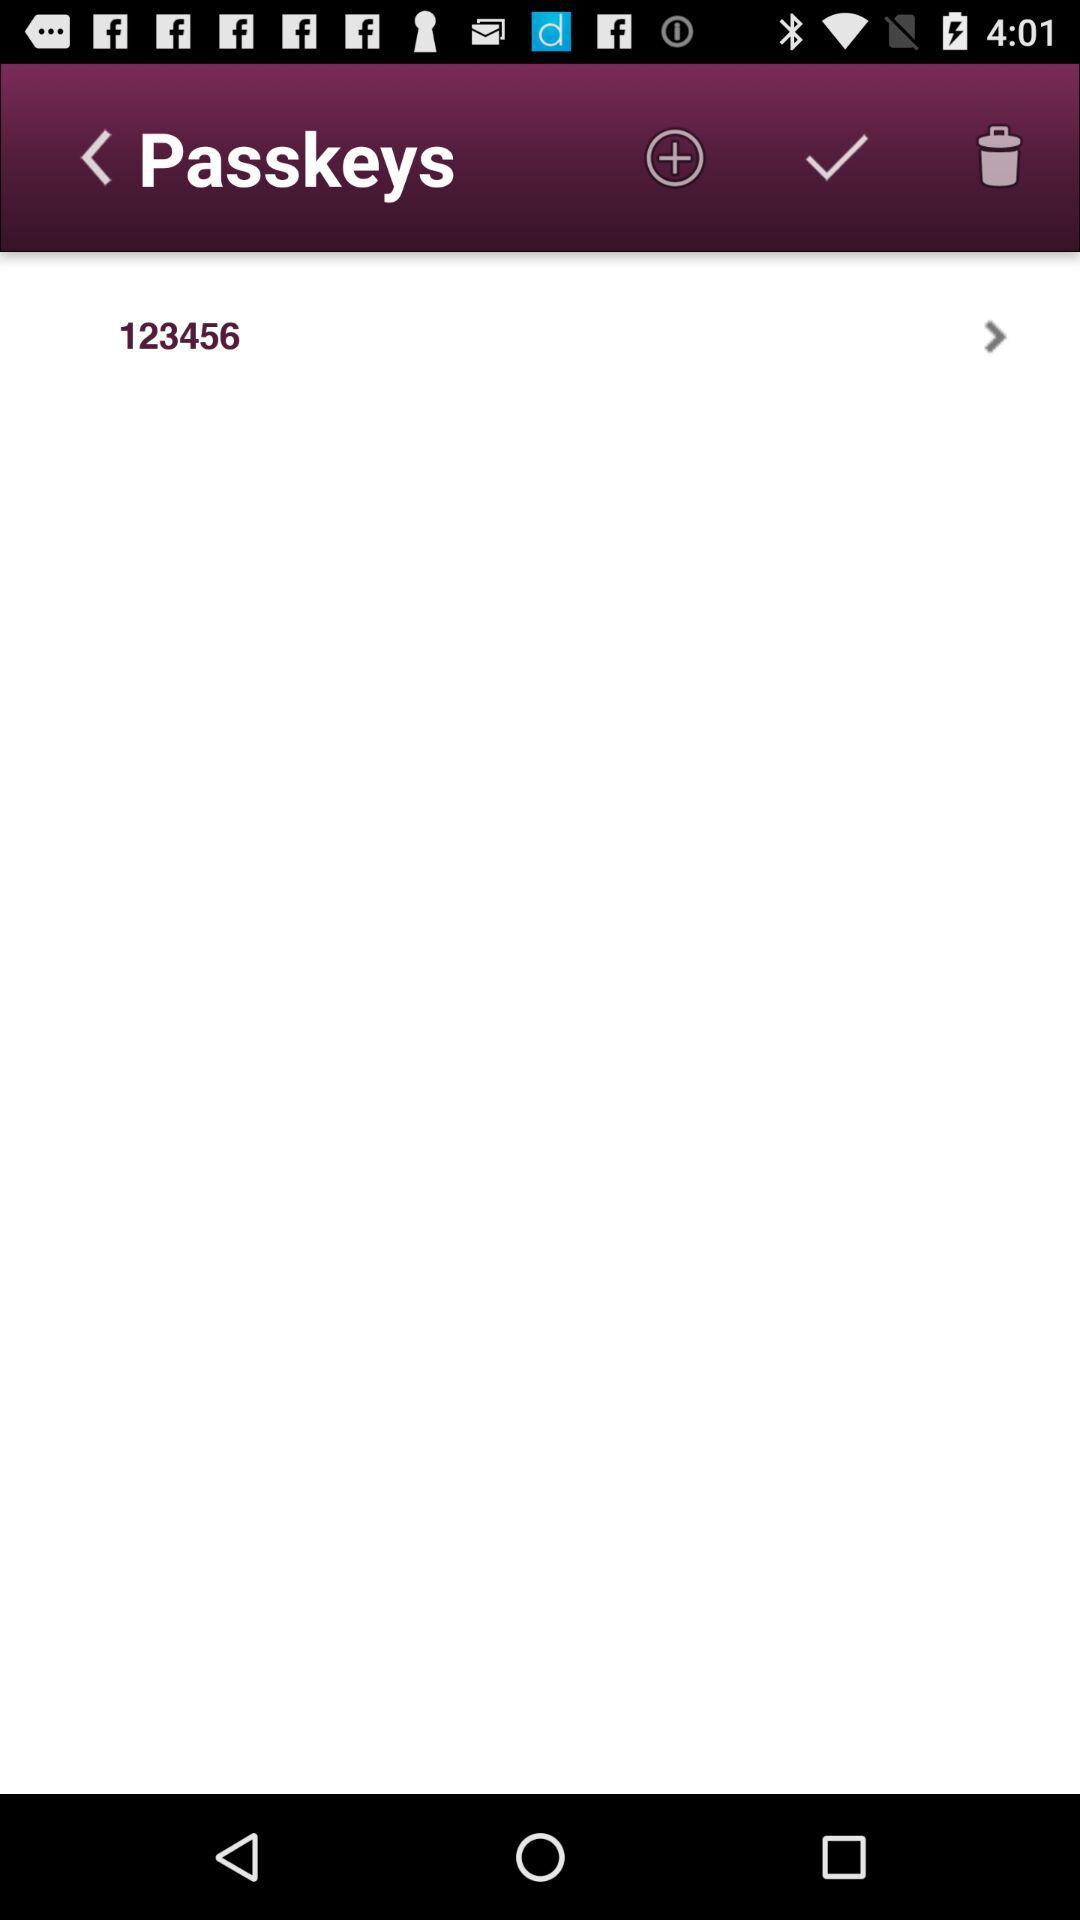 Image resolution: width=1080 pixels, height=1920 pixels. I want to click on icon at the top, so click(675, 156).